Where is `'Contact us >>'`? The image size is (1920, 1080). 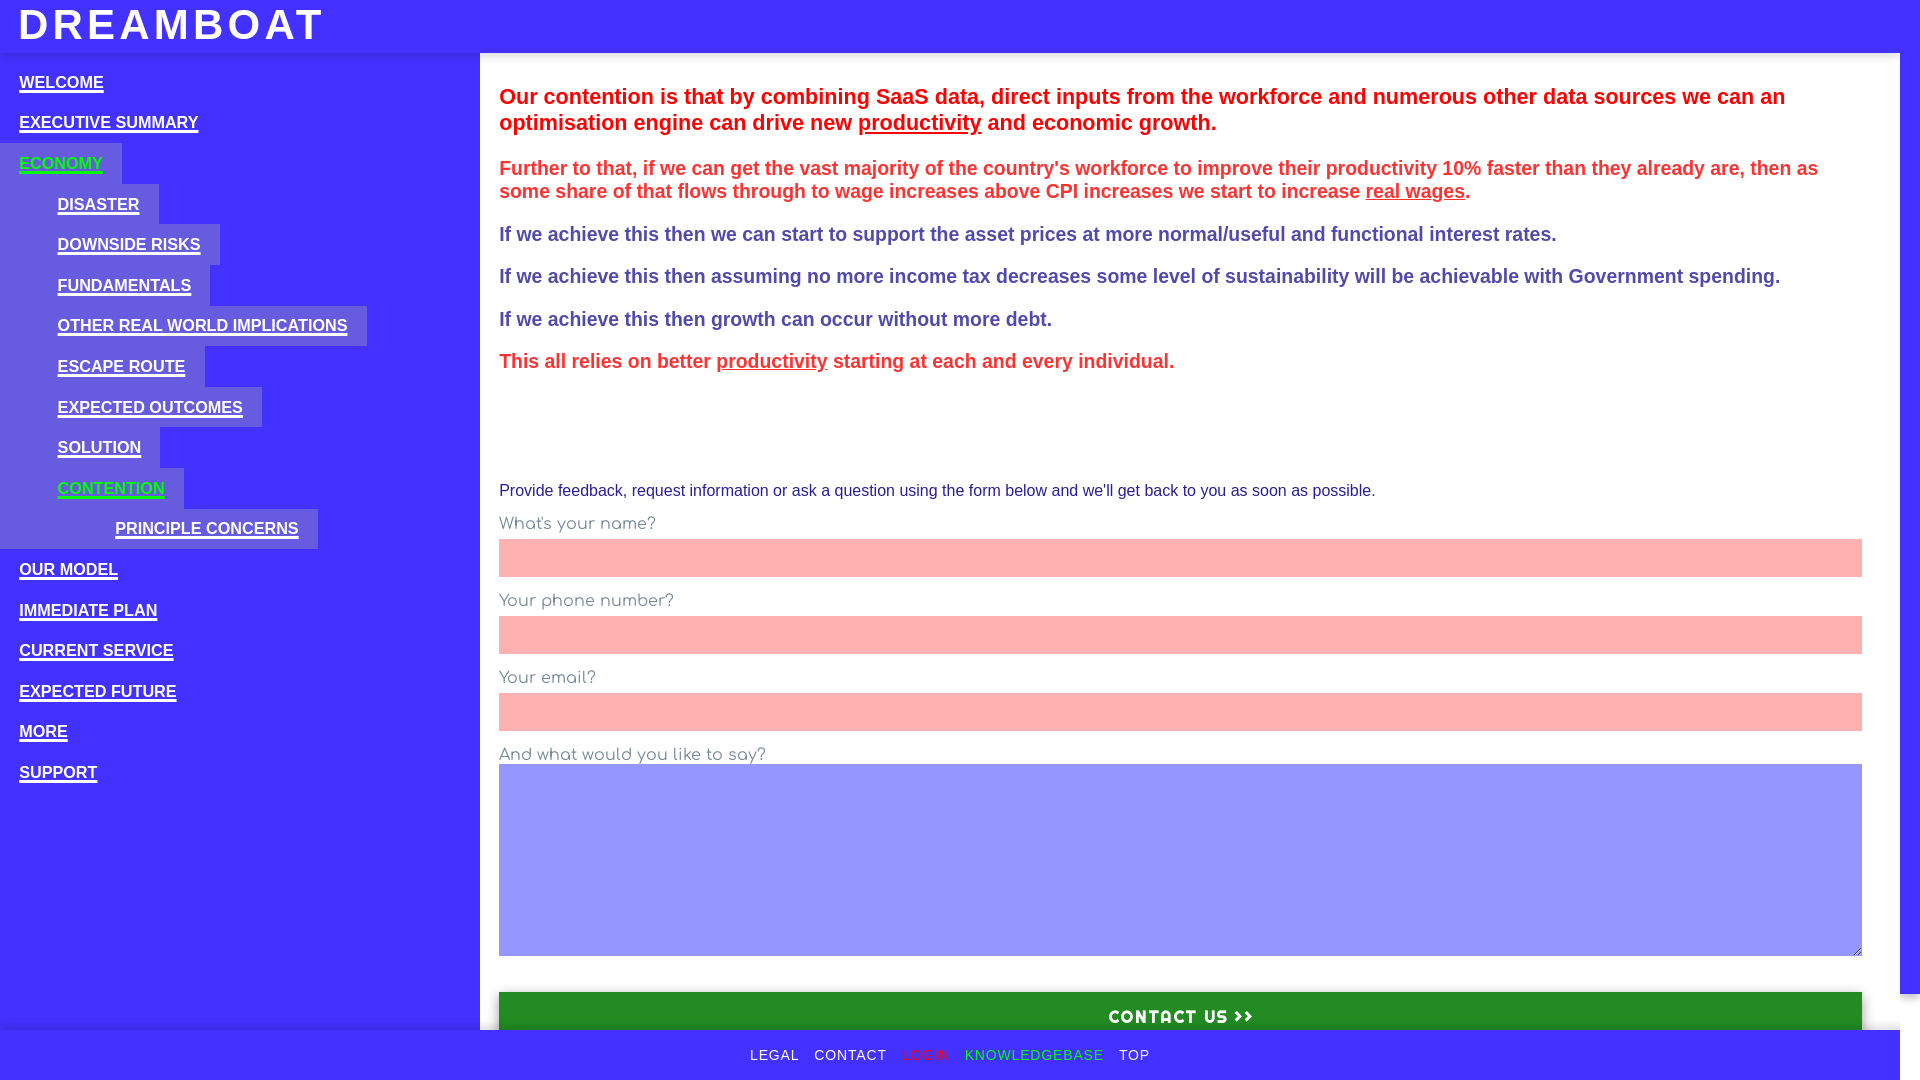 'Contact us >>' is located at coordinates (1180, 1018).